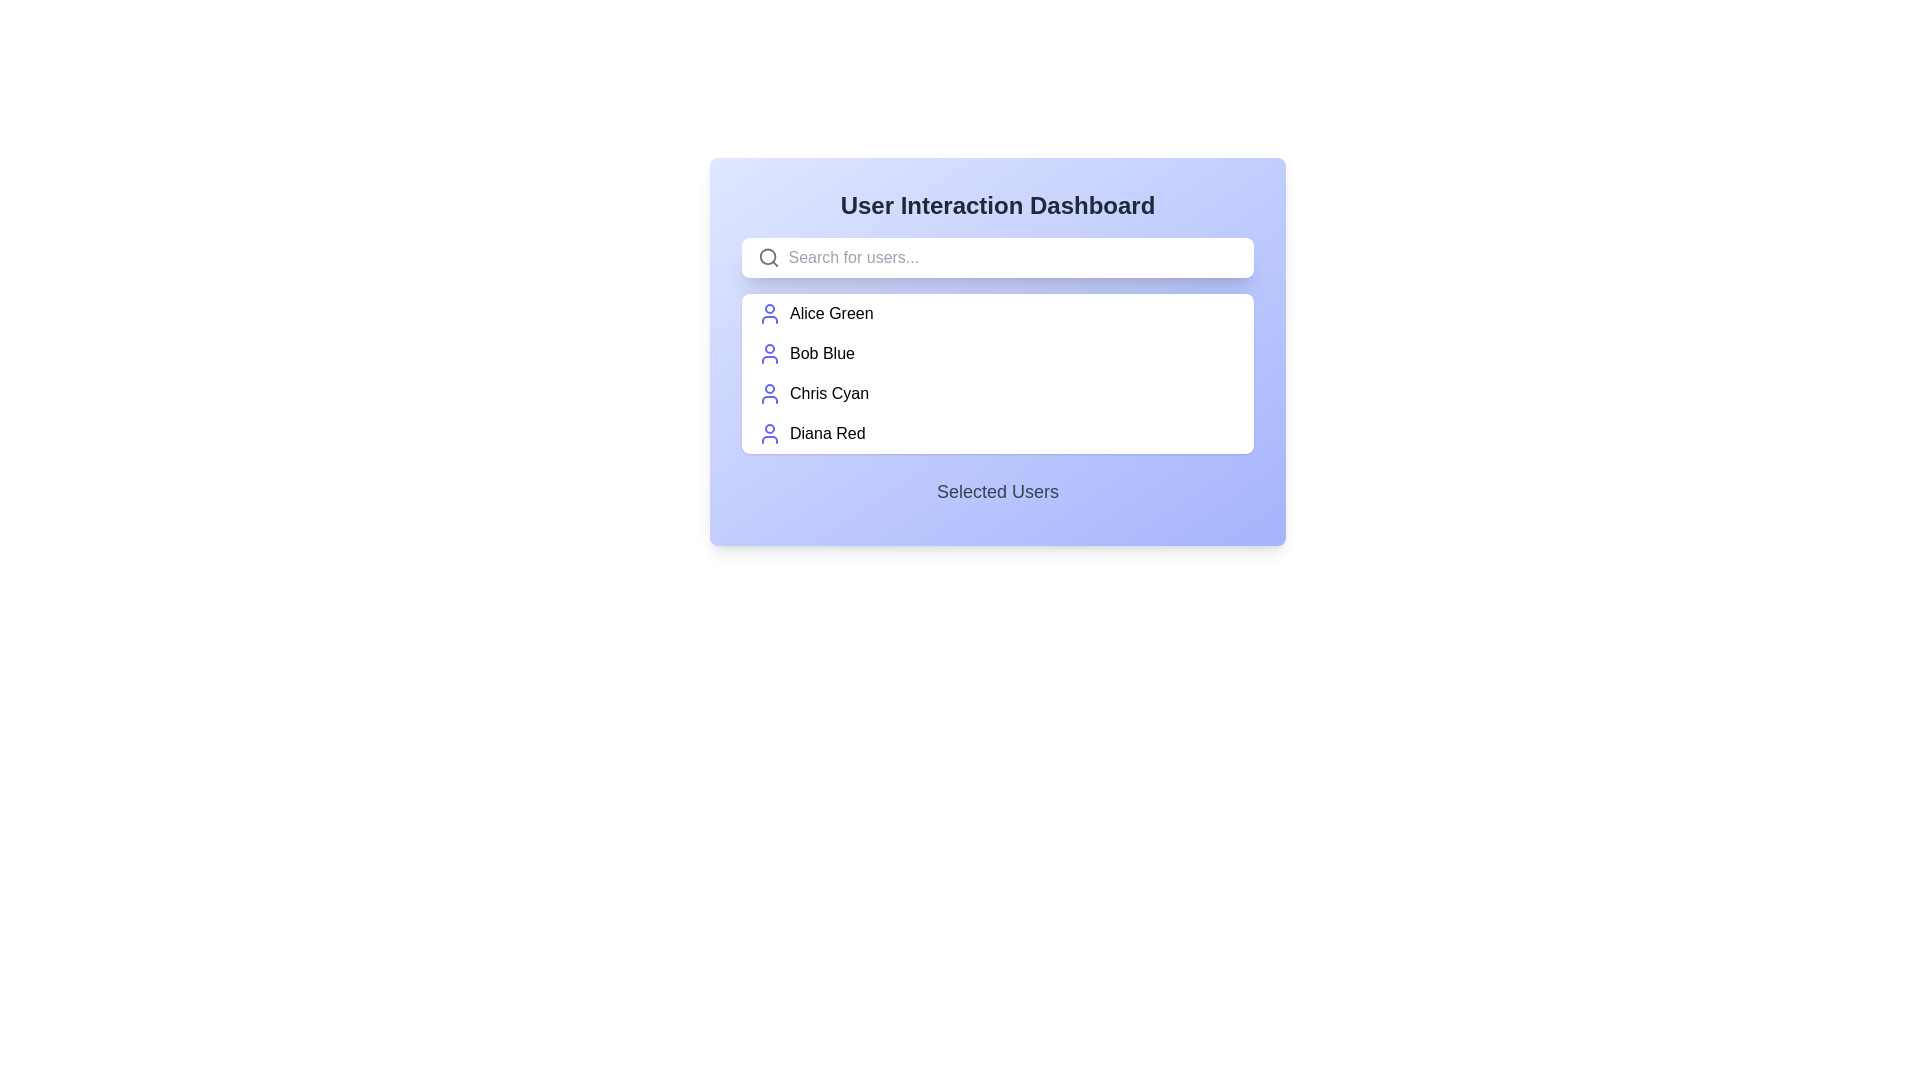 This screenshot has height=1080, width=1920. Describe the element at coordinates (767, 256) in the screenshot. I see `the magnifying glass lens circle within the search bar area, which symbolizes the search functionality in the user interface` at that location.